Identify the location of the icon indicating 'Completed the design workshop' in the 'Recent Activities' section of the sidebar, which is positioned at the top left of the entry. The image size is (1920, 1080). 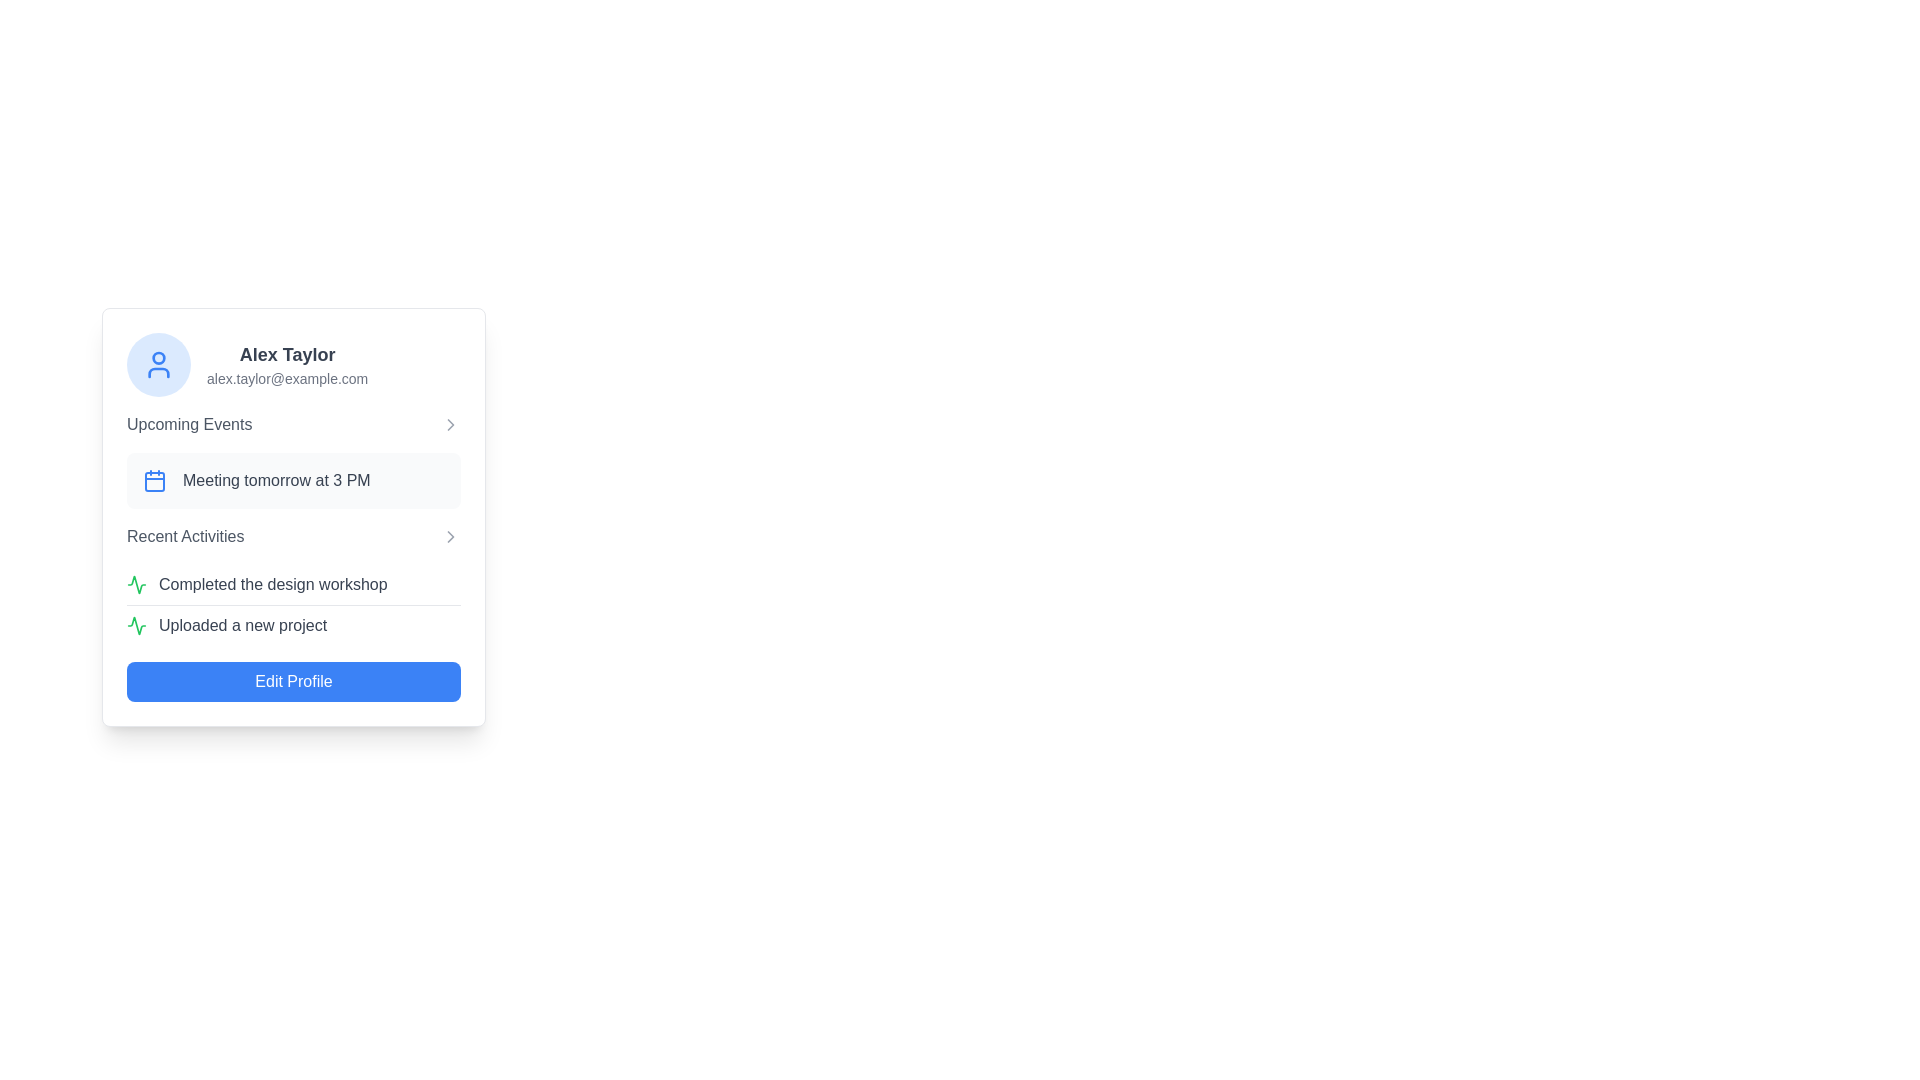
(136, 585).